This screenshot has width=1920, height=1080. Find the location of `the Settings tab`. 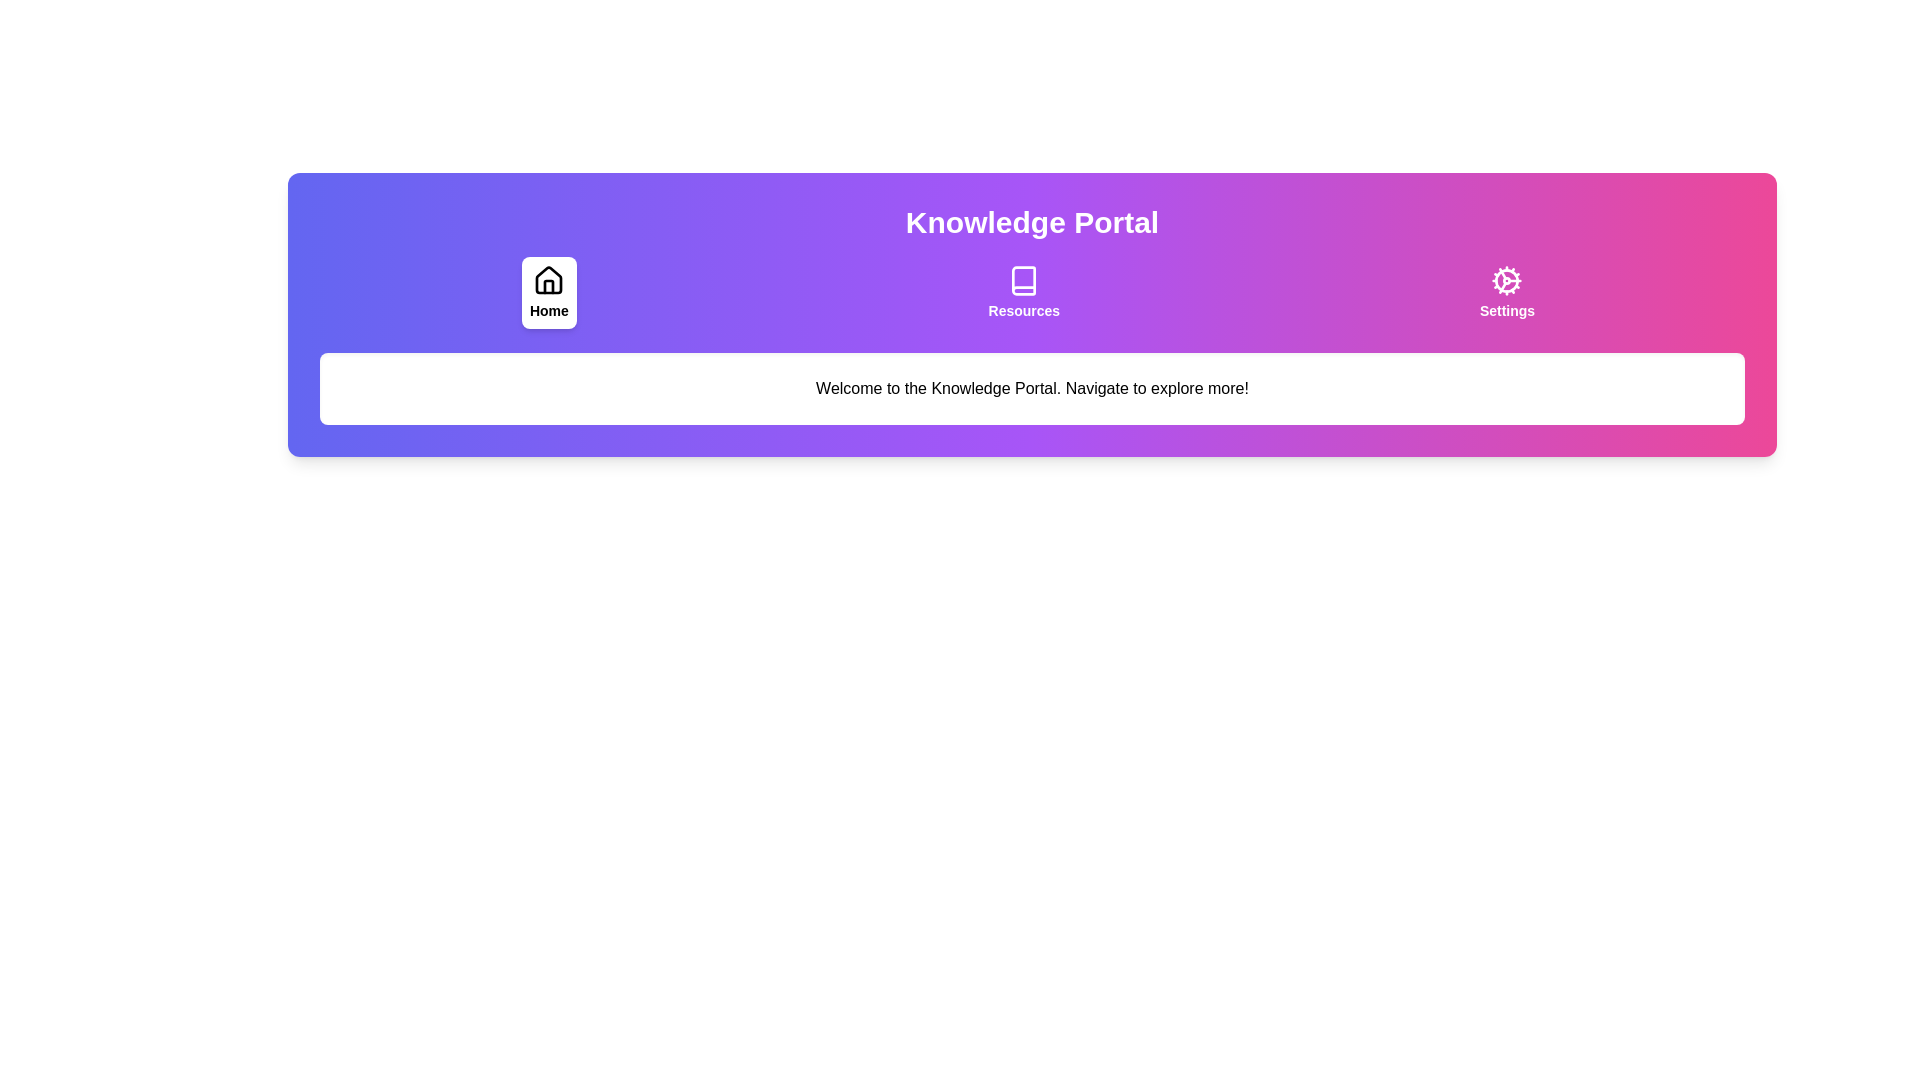

the Settings tab is located at coordinates (1507, 293).